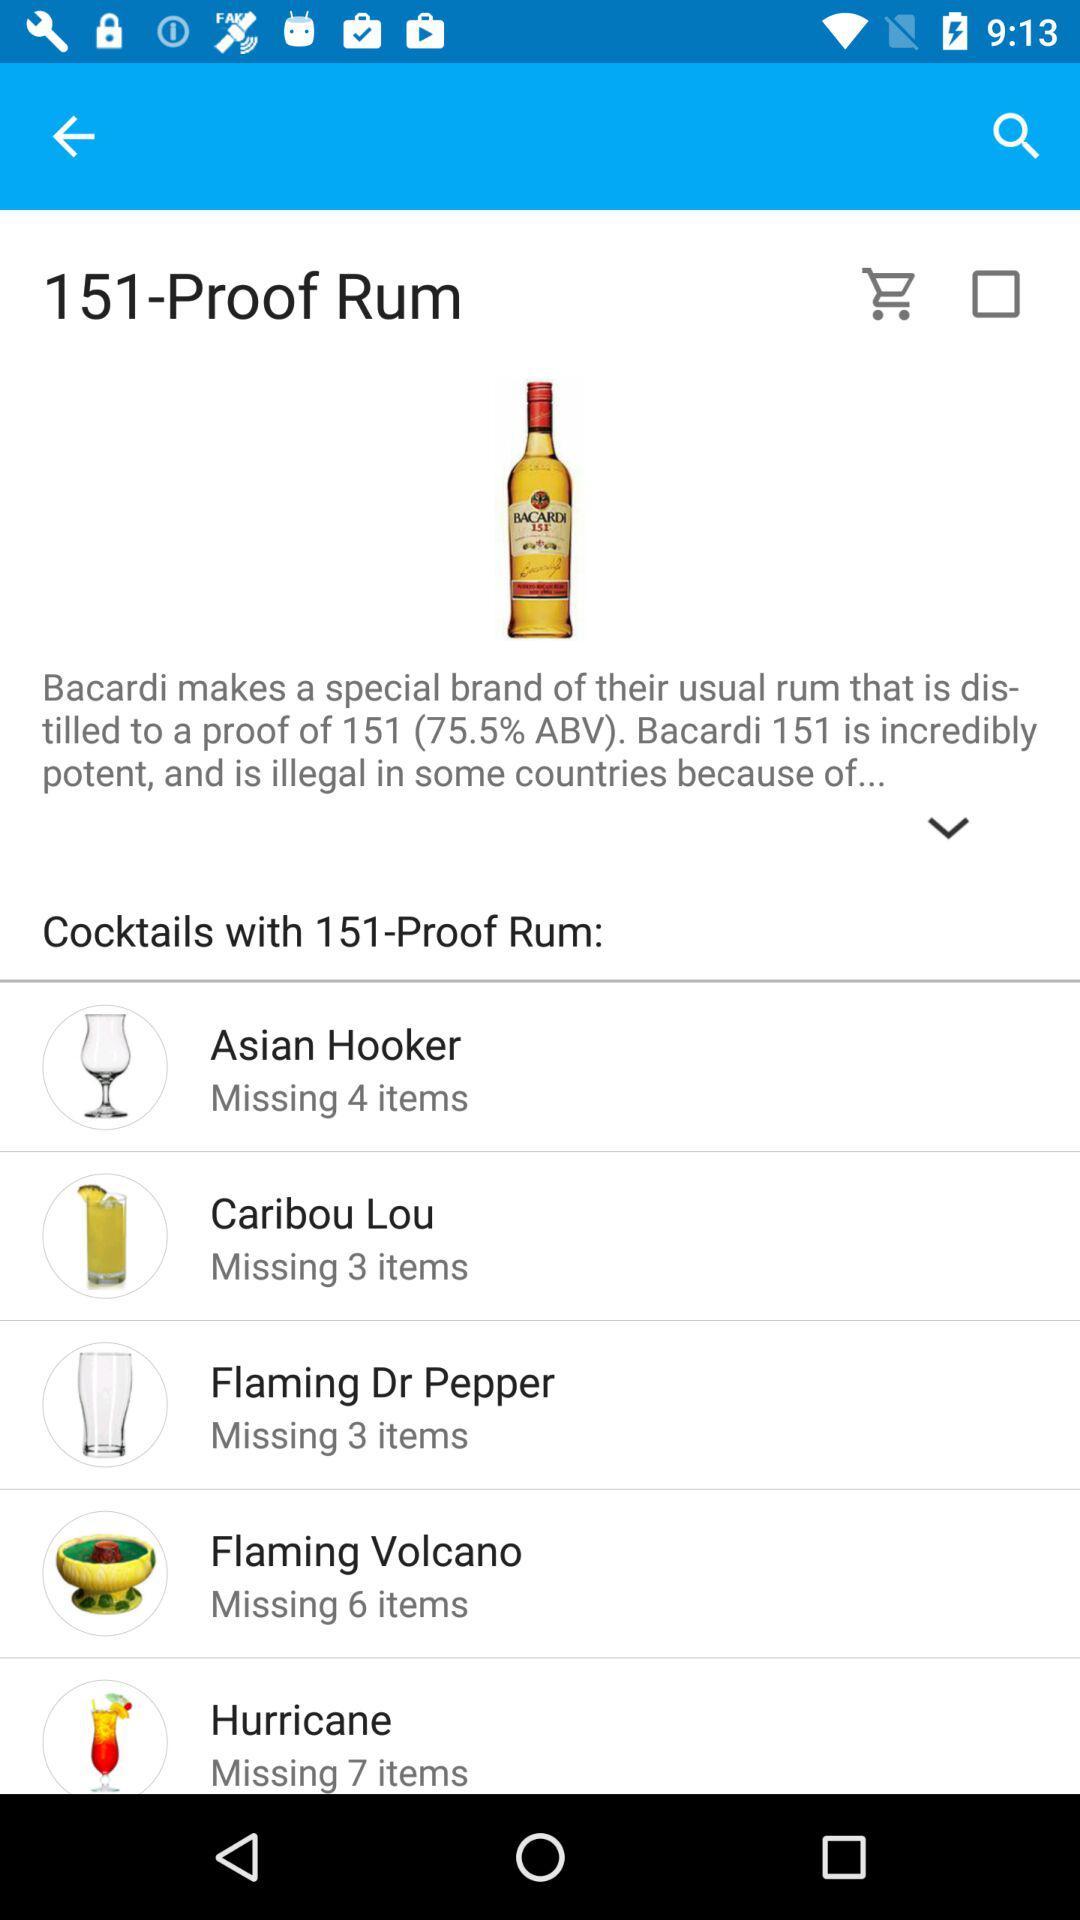 Image resolution: width=1080 pixels, height=1920 pixels. Describe the element at coordinates (591, 1205) in the screenshot. I see `item above missing 3 items` at that location.